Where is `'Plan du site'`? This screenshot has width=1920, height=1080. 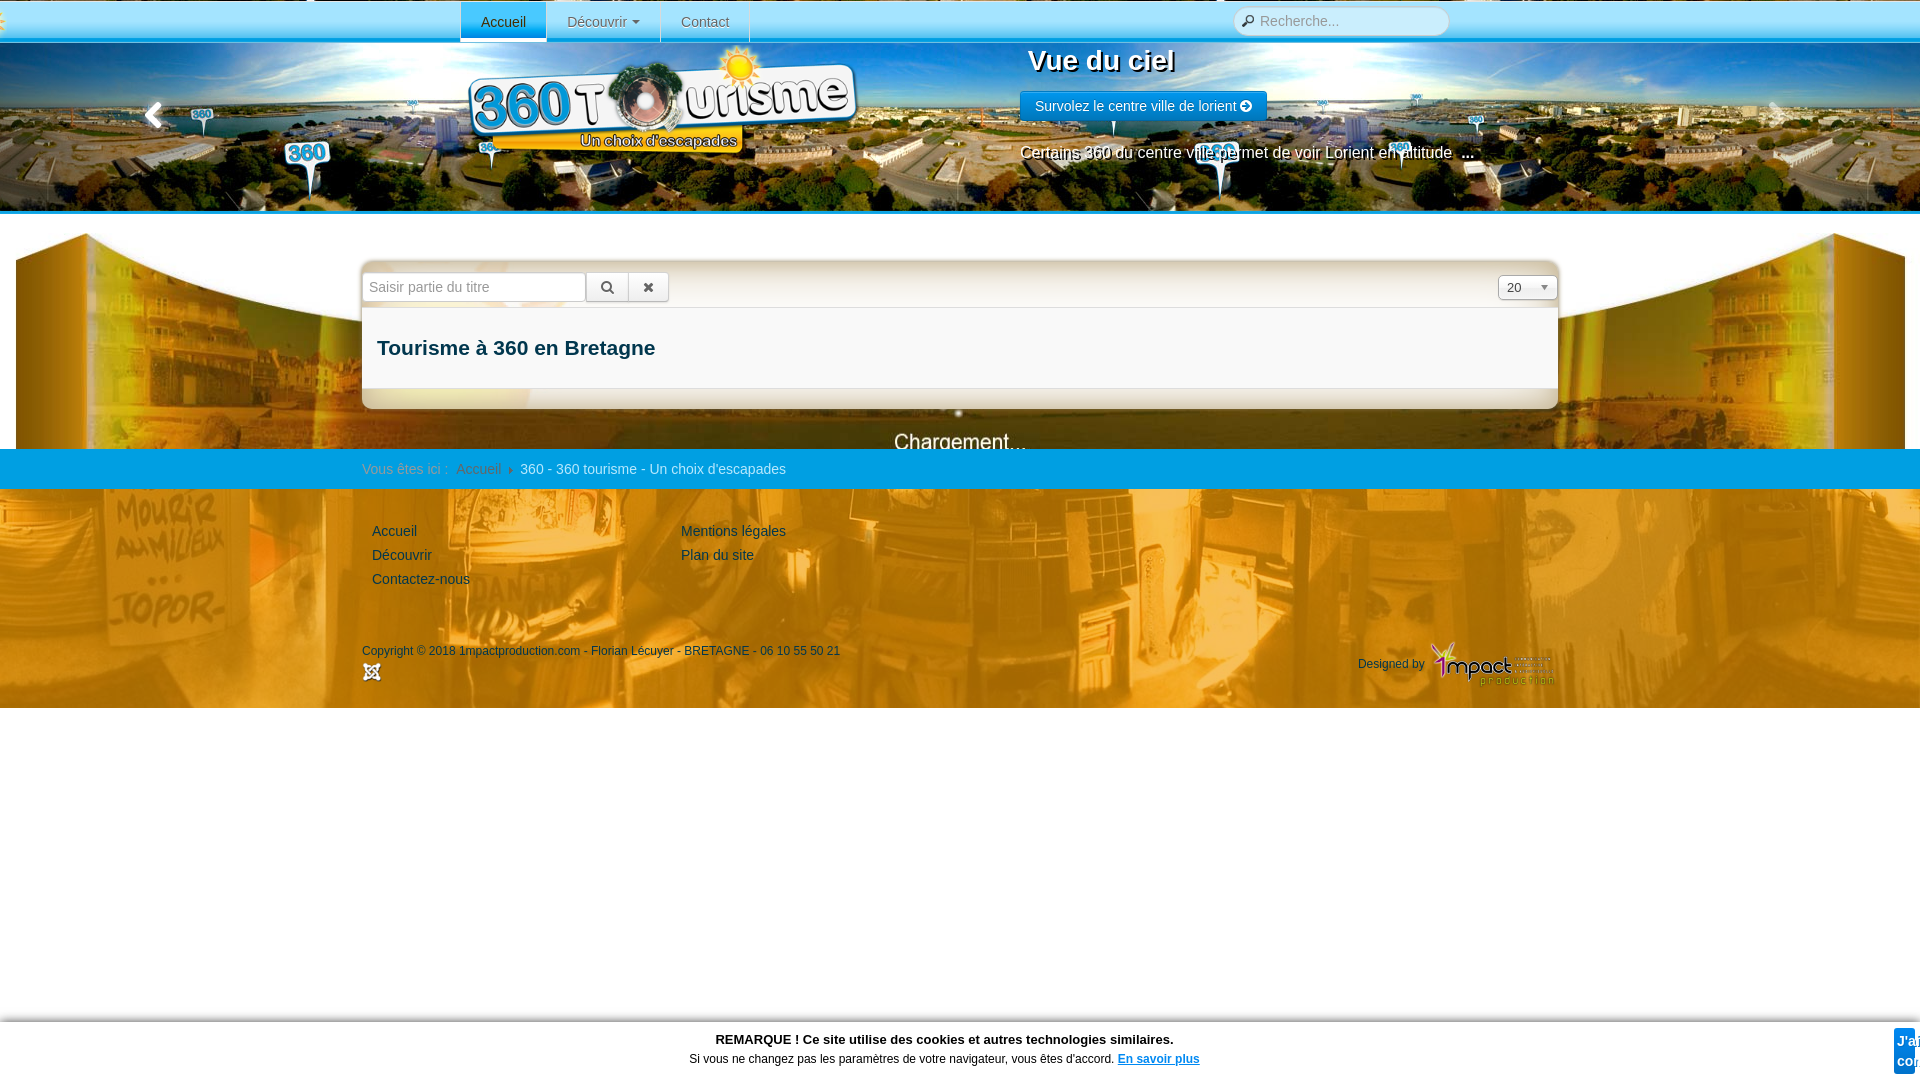
'Plan du site' is located at coordinates (717, 555).